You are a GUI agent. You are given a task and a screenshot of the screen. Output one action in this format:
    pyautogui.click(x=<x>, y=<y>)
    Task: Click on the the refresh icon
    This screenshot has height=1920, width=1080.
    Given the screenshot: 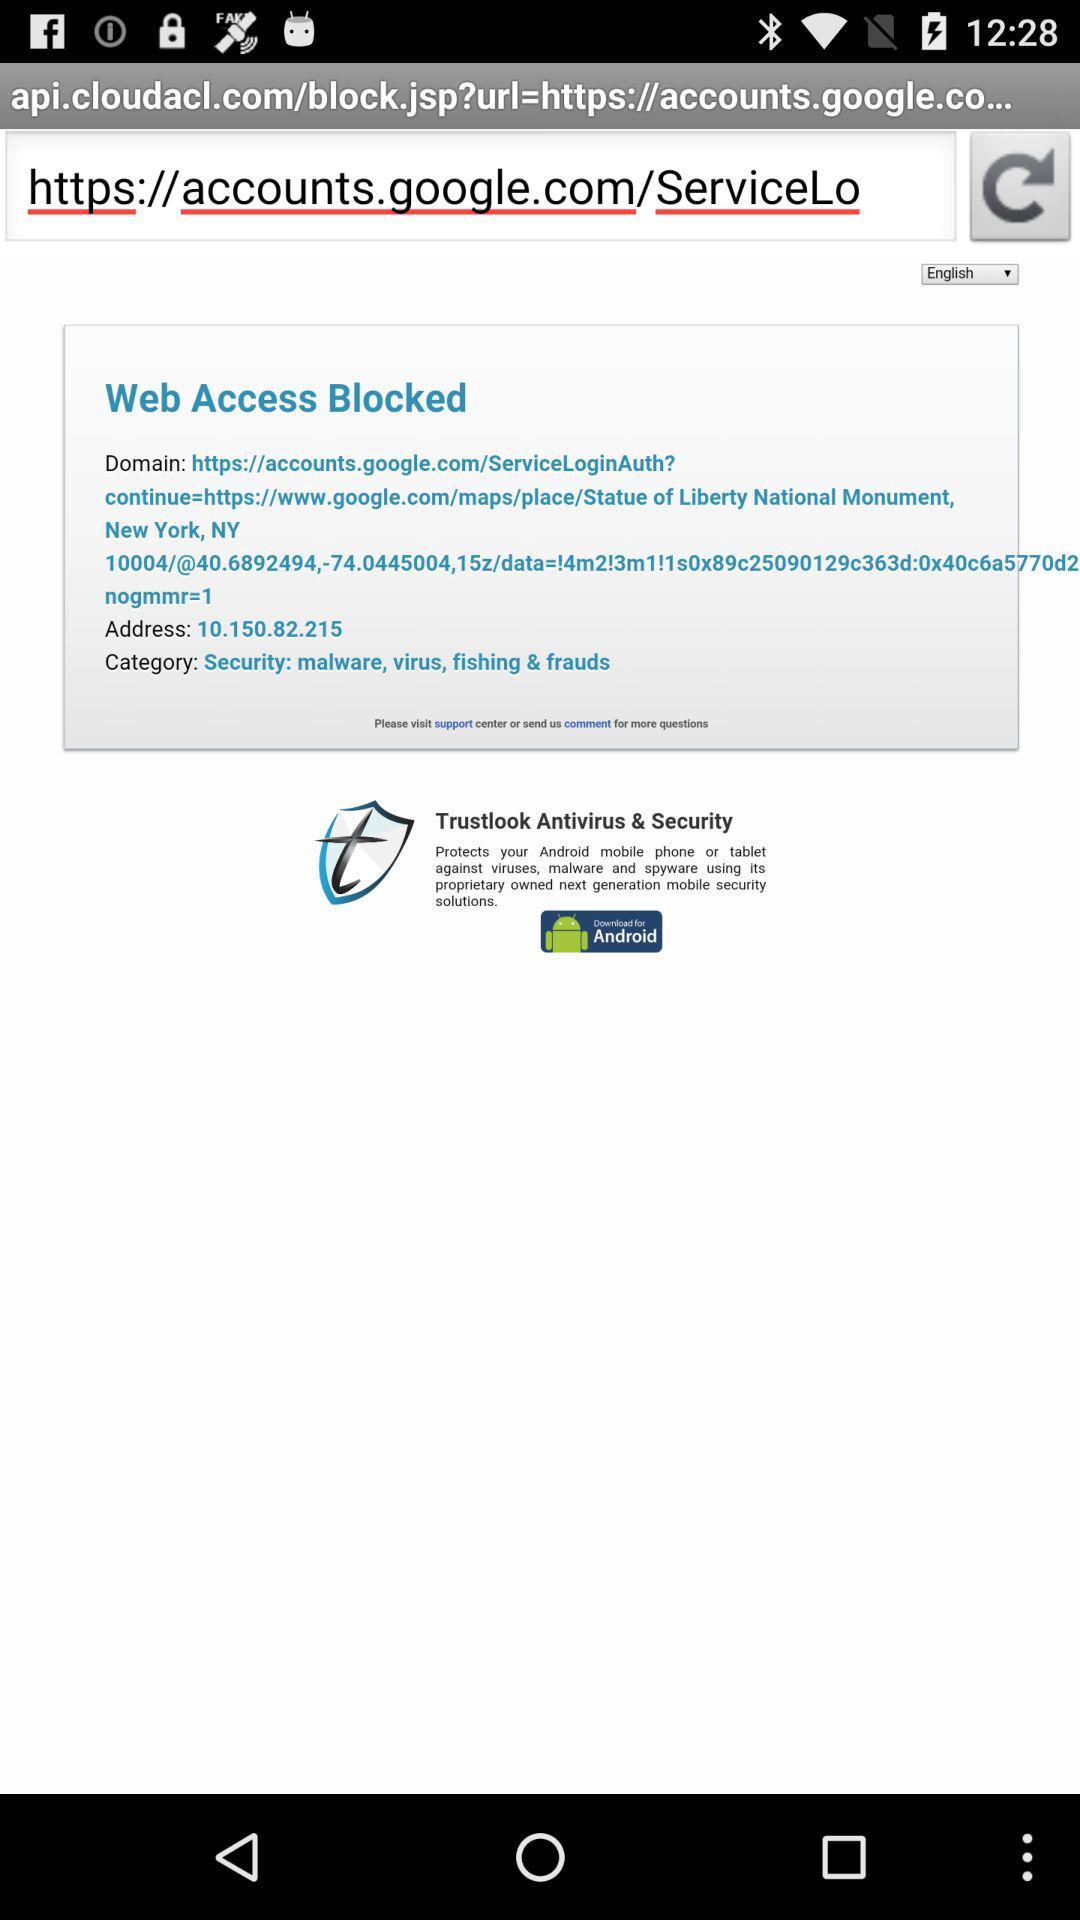 What is the action you would take?
    pyautogui.click(x=1020, y=205)
    